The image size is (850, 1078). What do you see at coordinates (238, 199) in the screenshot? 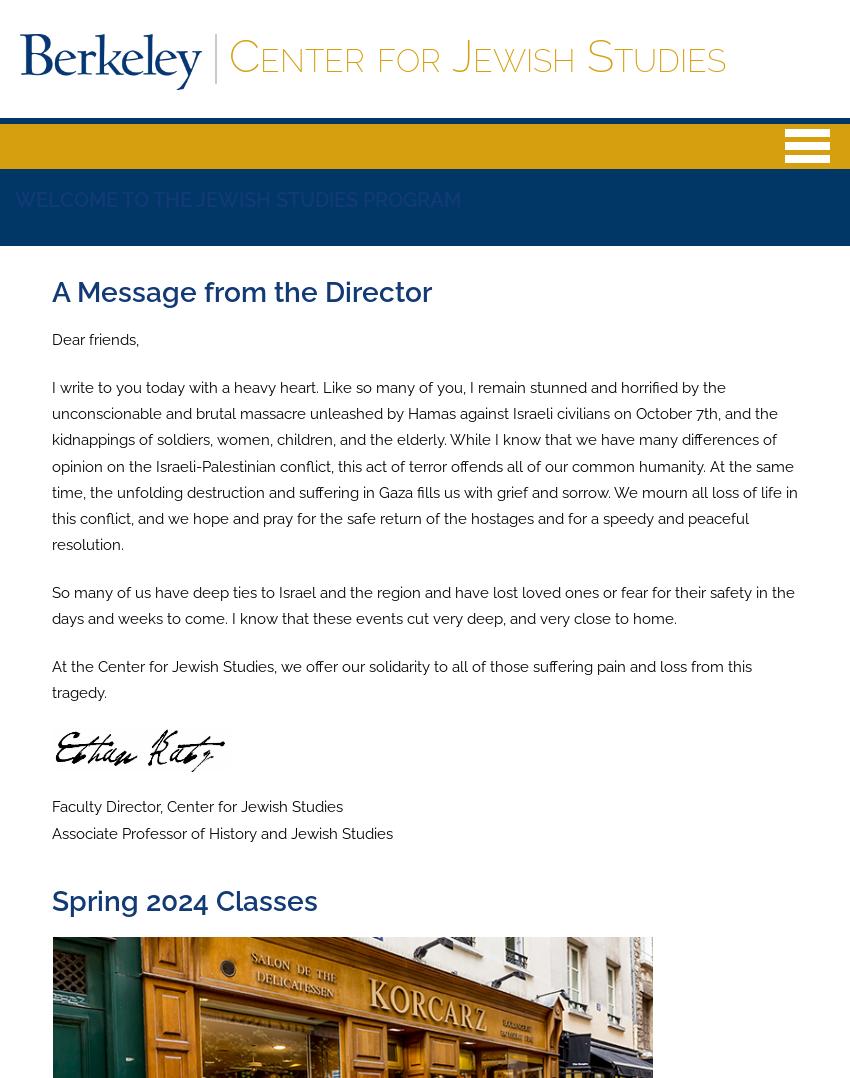
I see `'WELCOME TO THE JEWISH STUDIES PROGRAM'` at bounding box center [238, 199].